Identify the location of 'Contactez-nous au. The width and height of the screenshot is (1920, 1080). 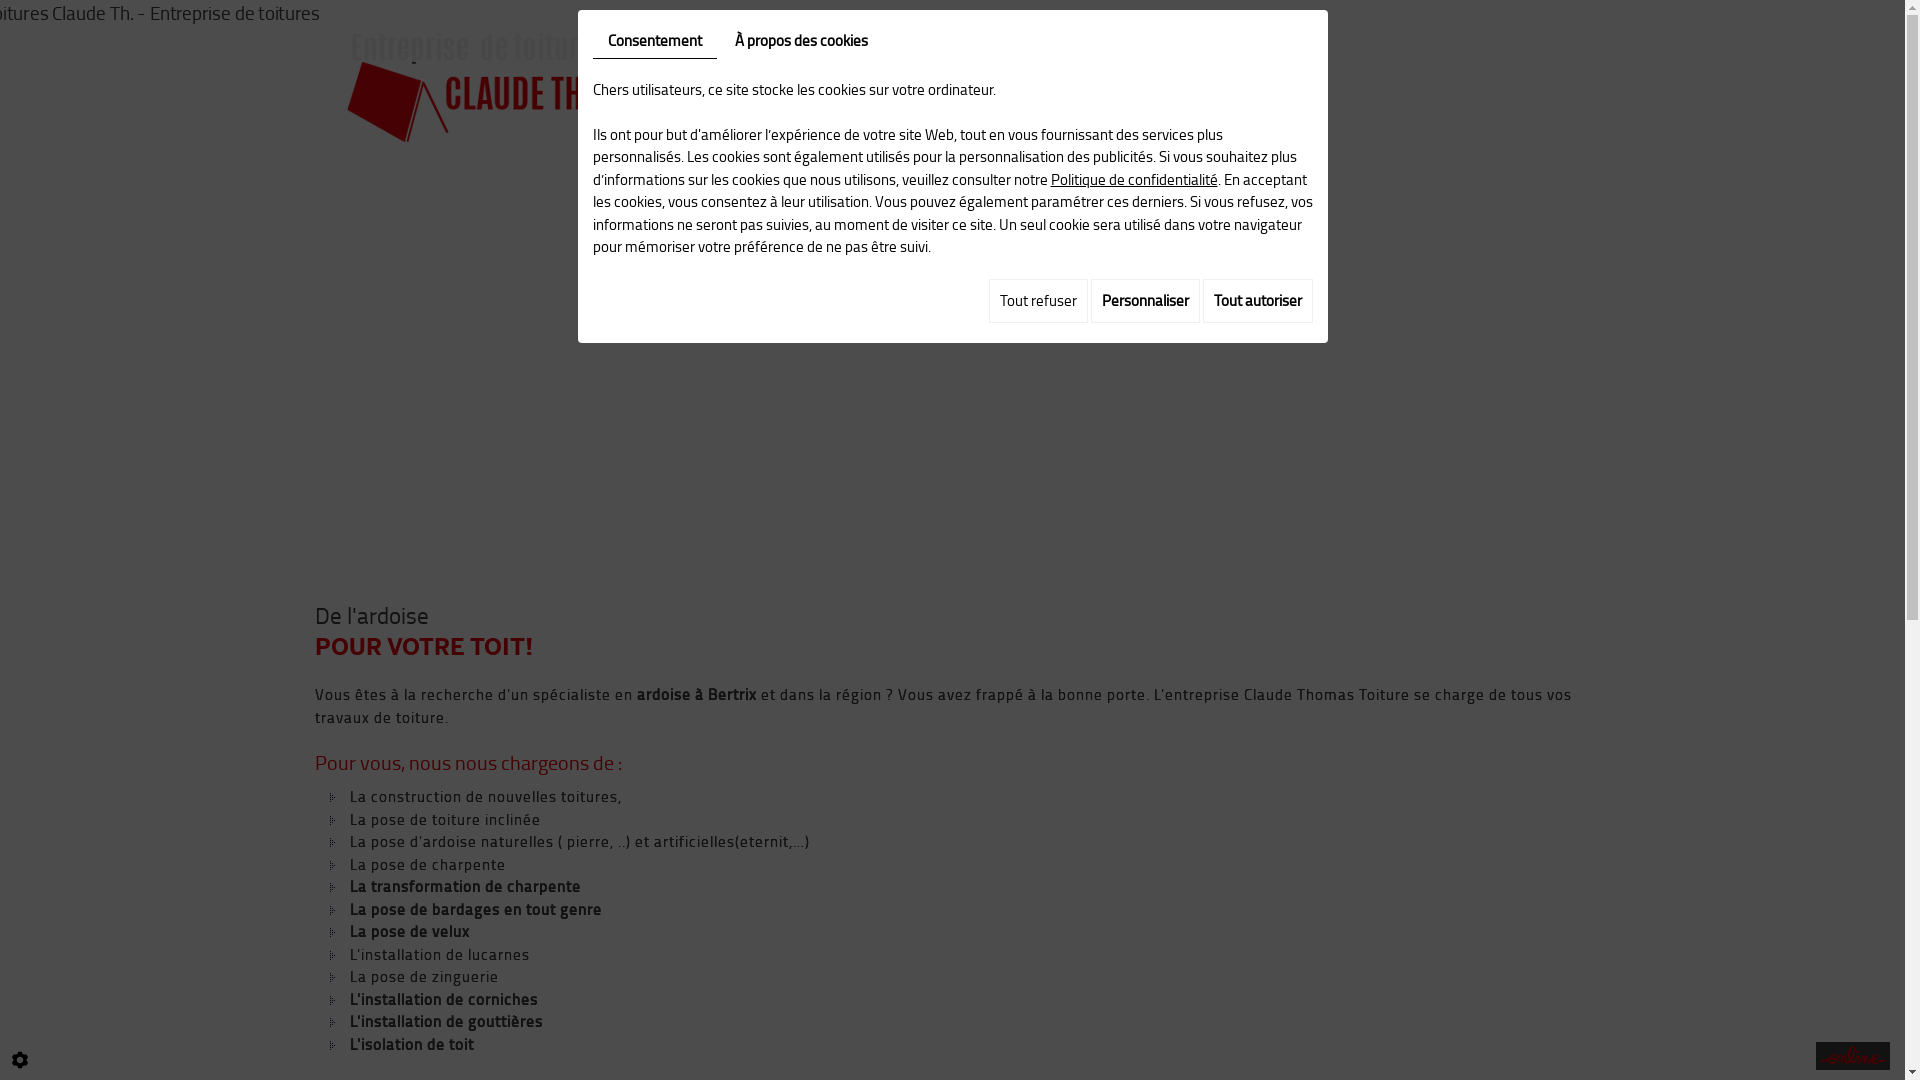
(952, 280).